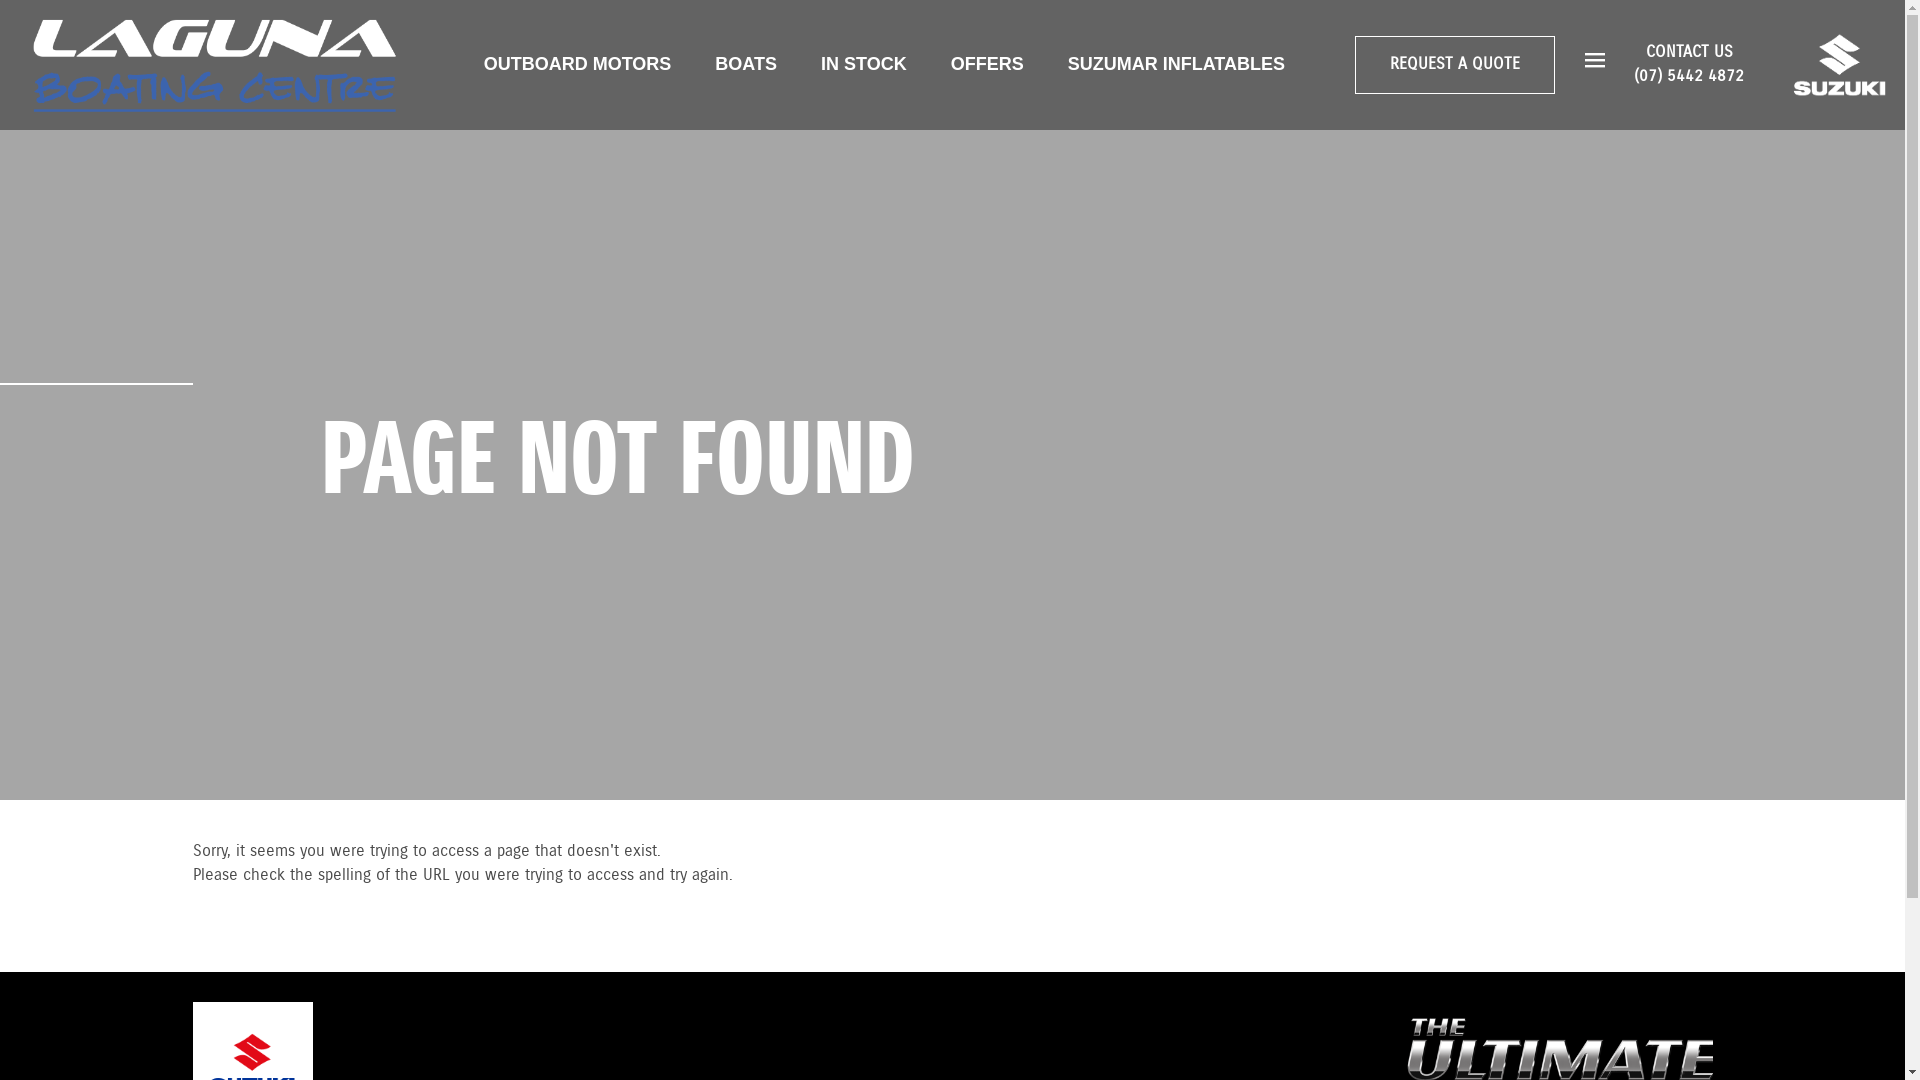 The image size is (1920, 1080). Describe the element at coordinates (576, 63) in the screenshot. I see `'OUTBOARD MOTORS'` at that location.